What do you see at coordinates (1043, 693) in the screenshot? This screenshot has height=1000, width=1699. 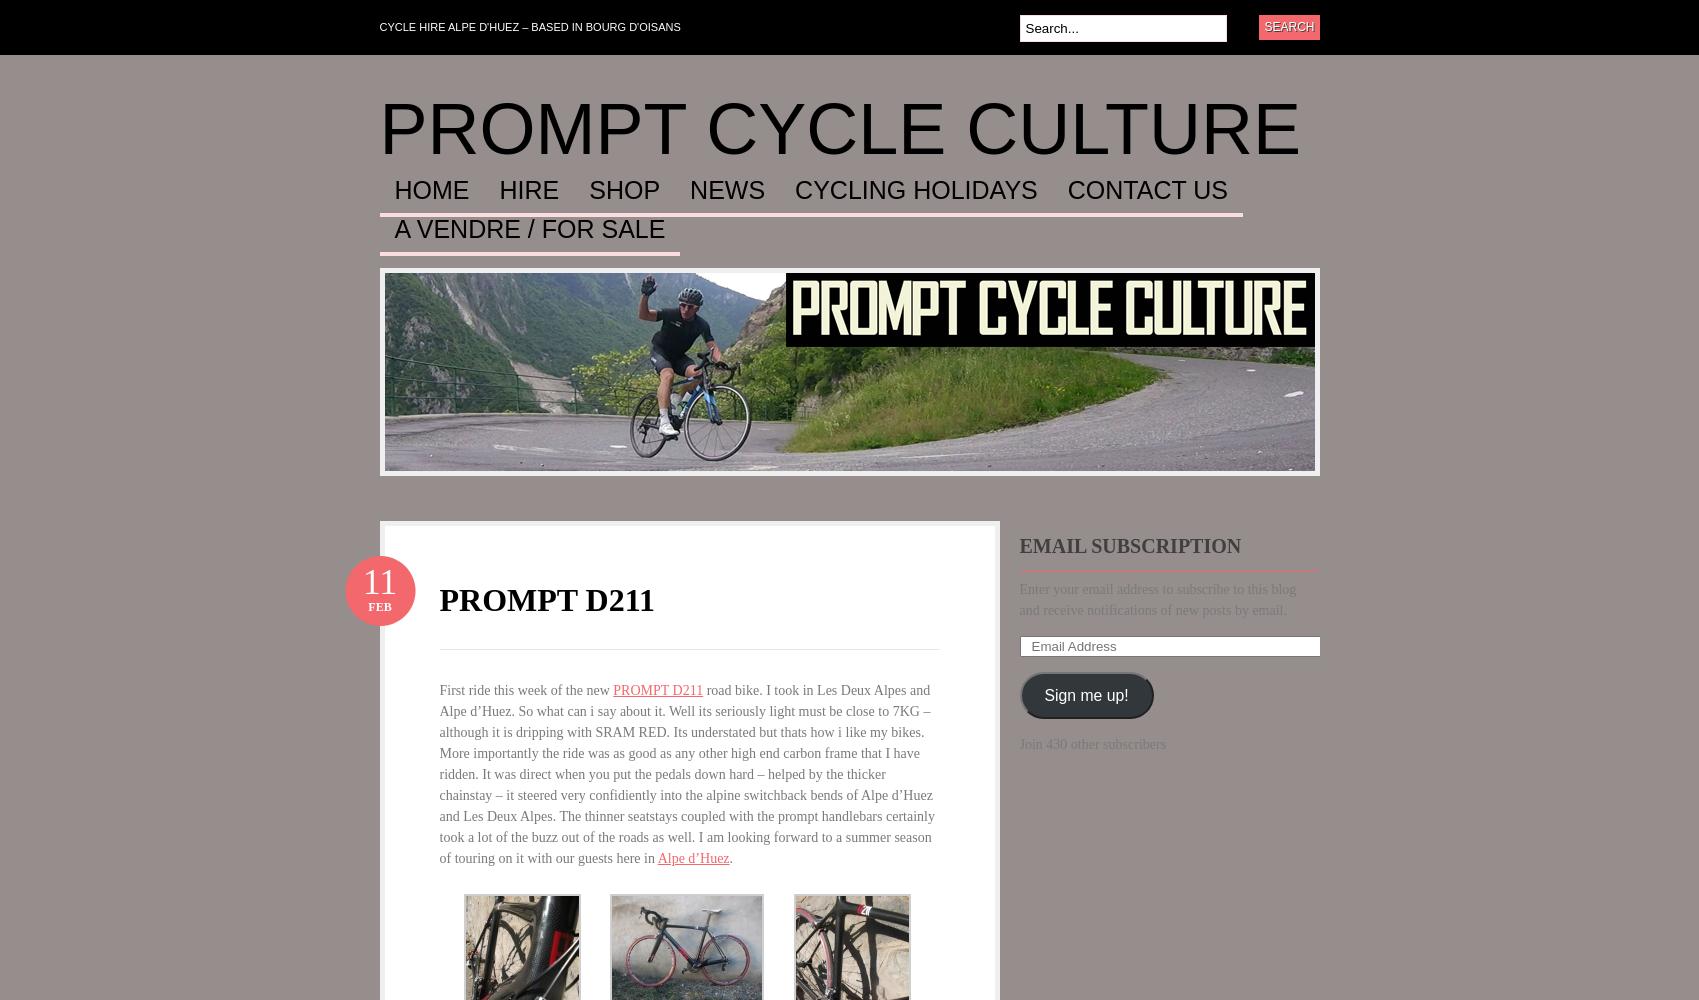 I see `'Sign me up!'` at bounding box center [1043, 693].